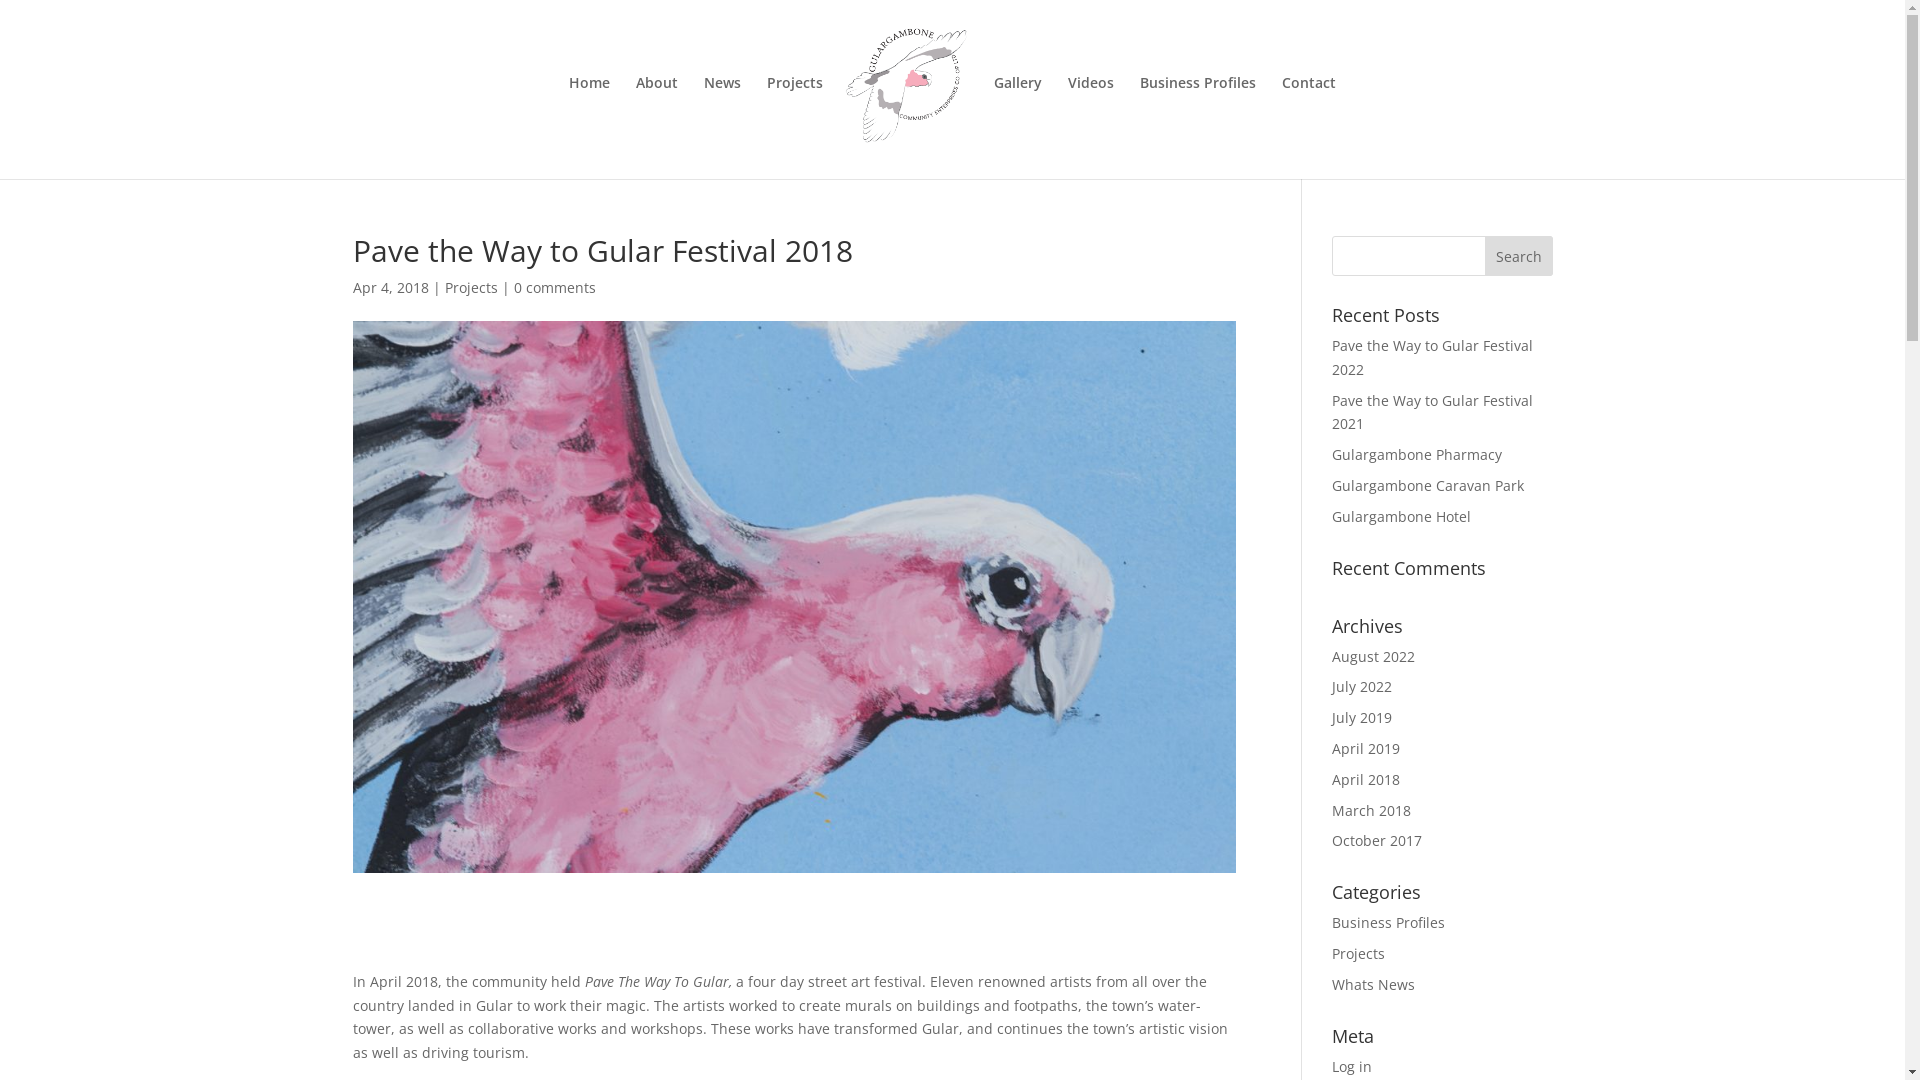  Describe the element at coordinates (469, 287) in the screenshot. I see `'Projects'` at that location.